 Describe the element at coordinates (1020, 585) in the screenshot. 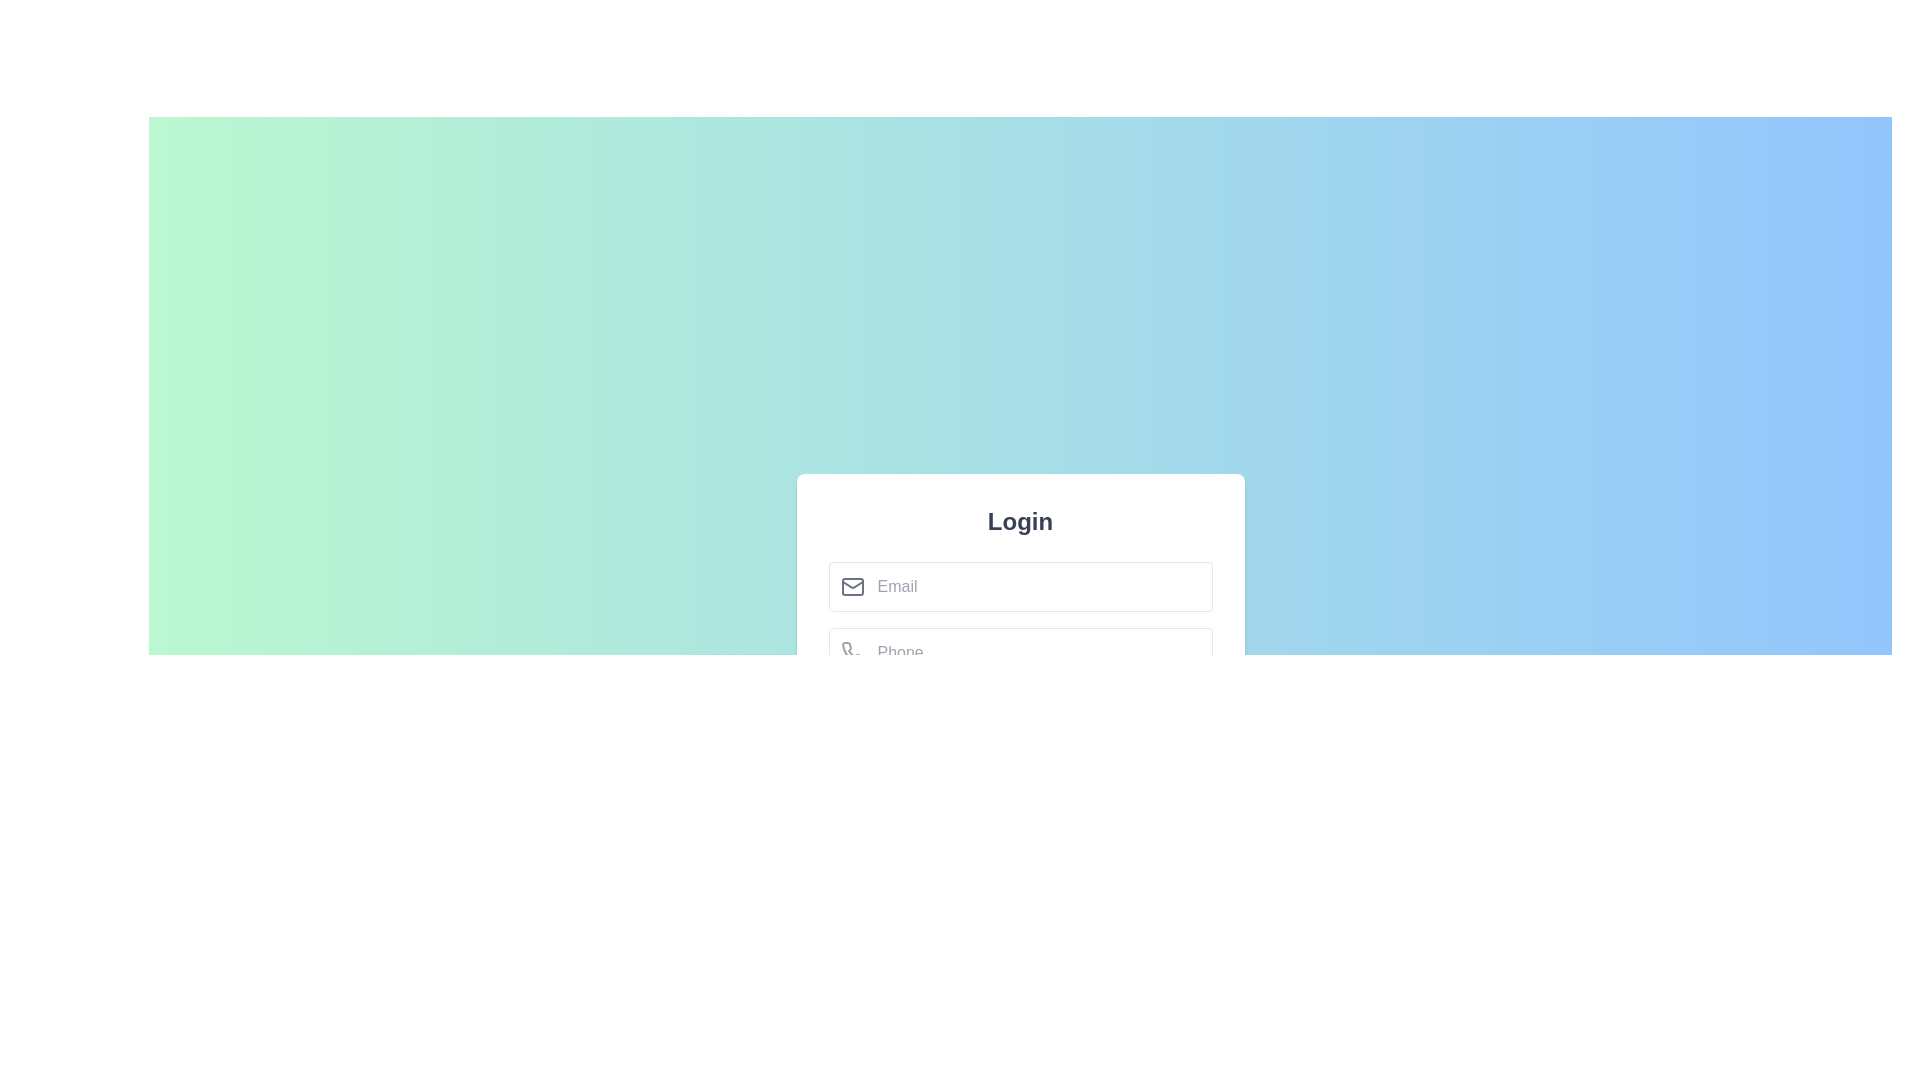

I see `the email input field located directly beneath the 'Login' title to focus on it` at that location.